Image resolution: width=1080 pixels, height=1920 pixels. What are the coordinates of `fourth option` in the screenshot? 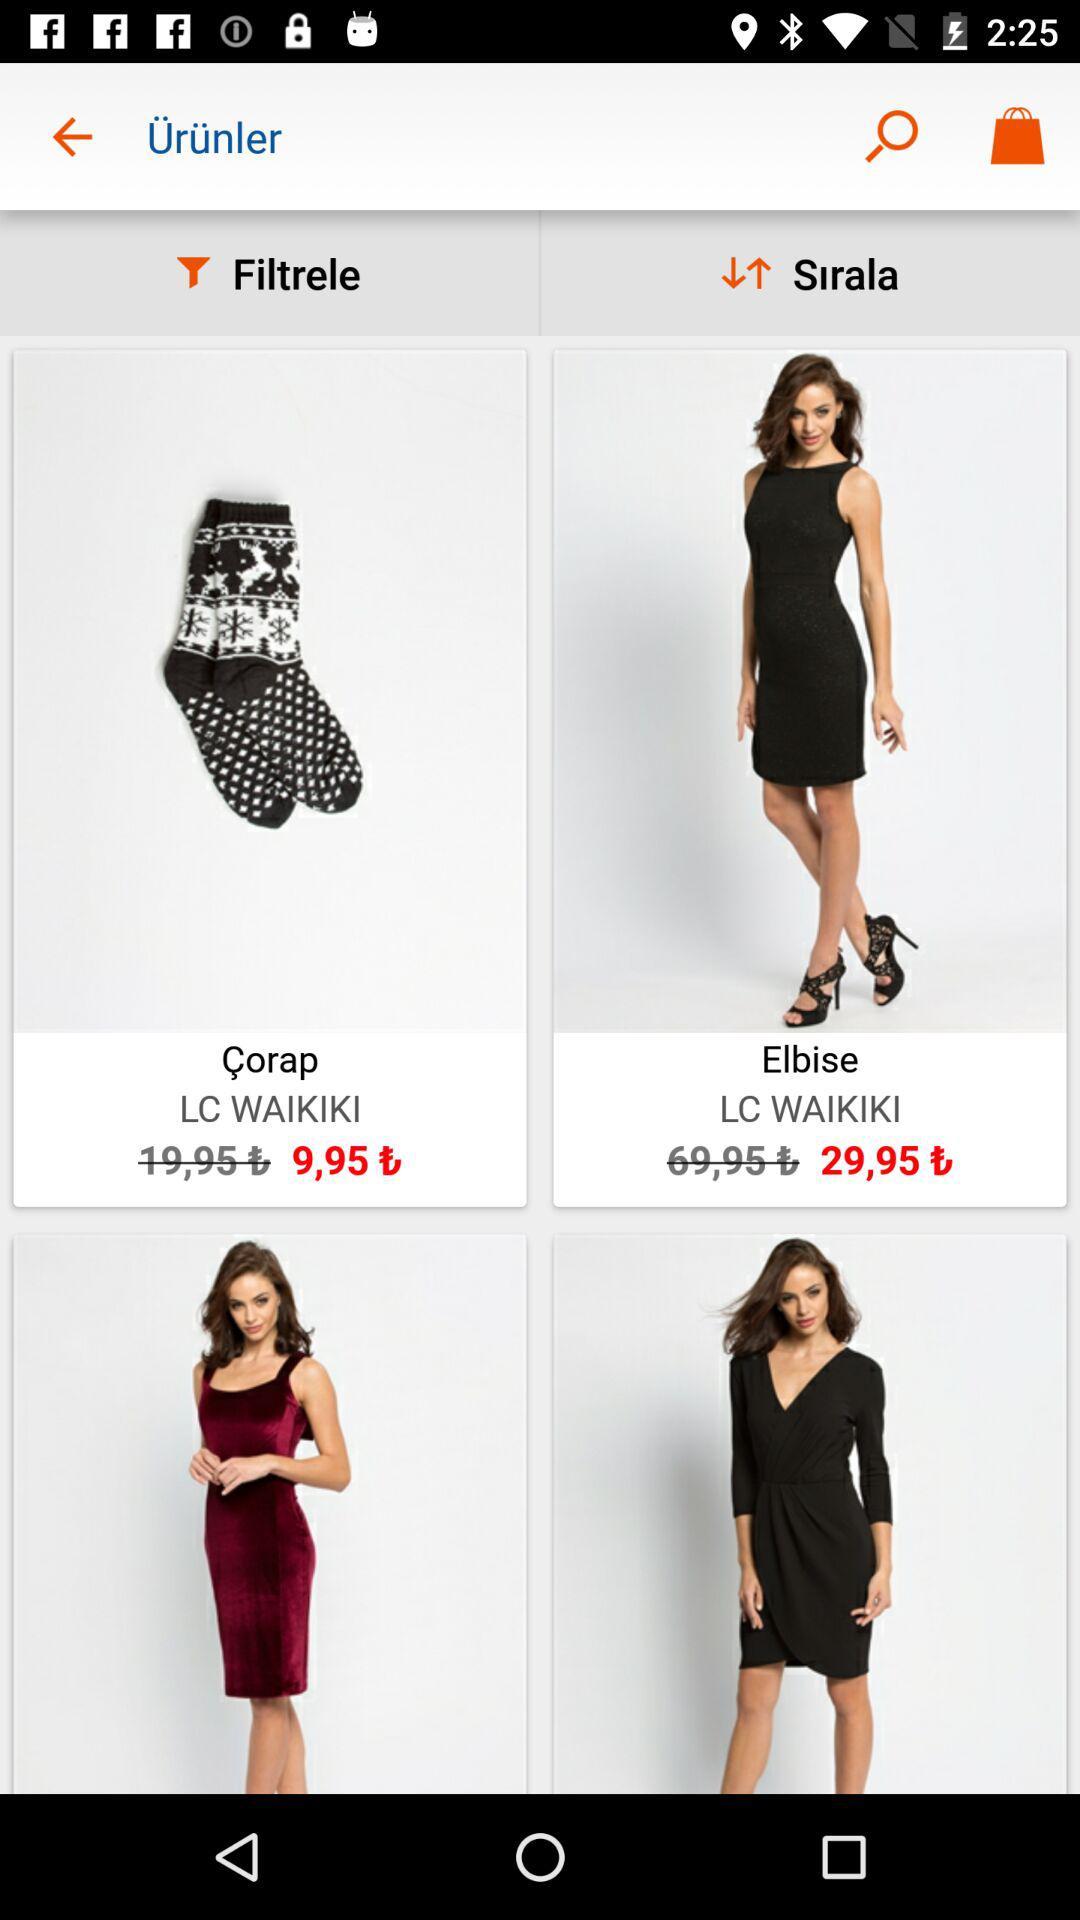 It's located at (810, 1513).